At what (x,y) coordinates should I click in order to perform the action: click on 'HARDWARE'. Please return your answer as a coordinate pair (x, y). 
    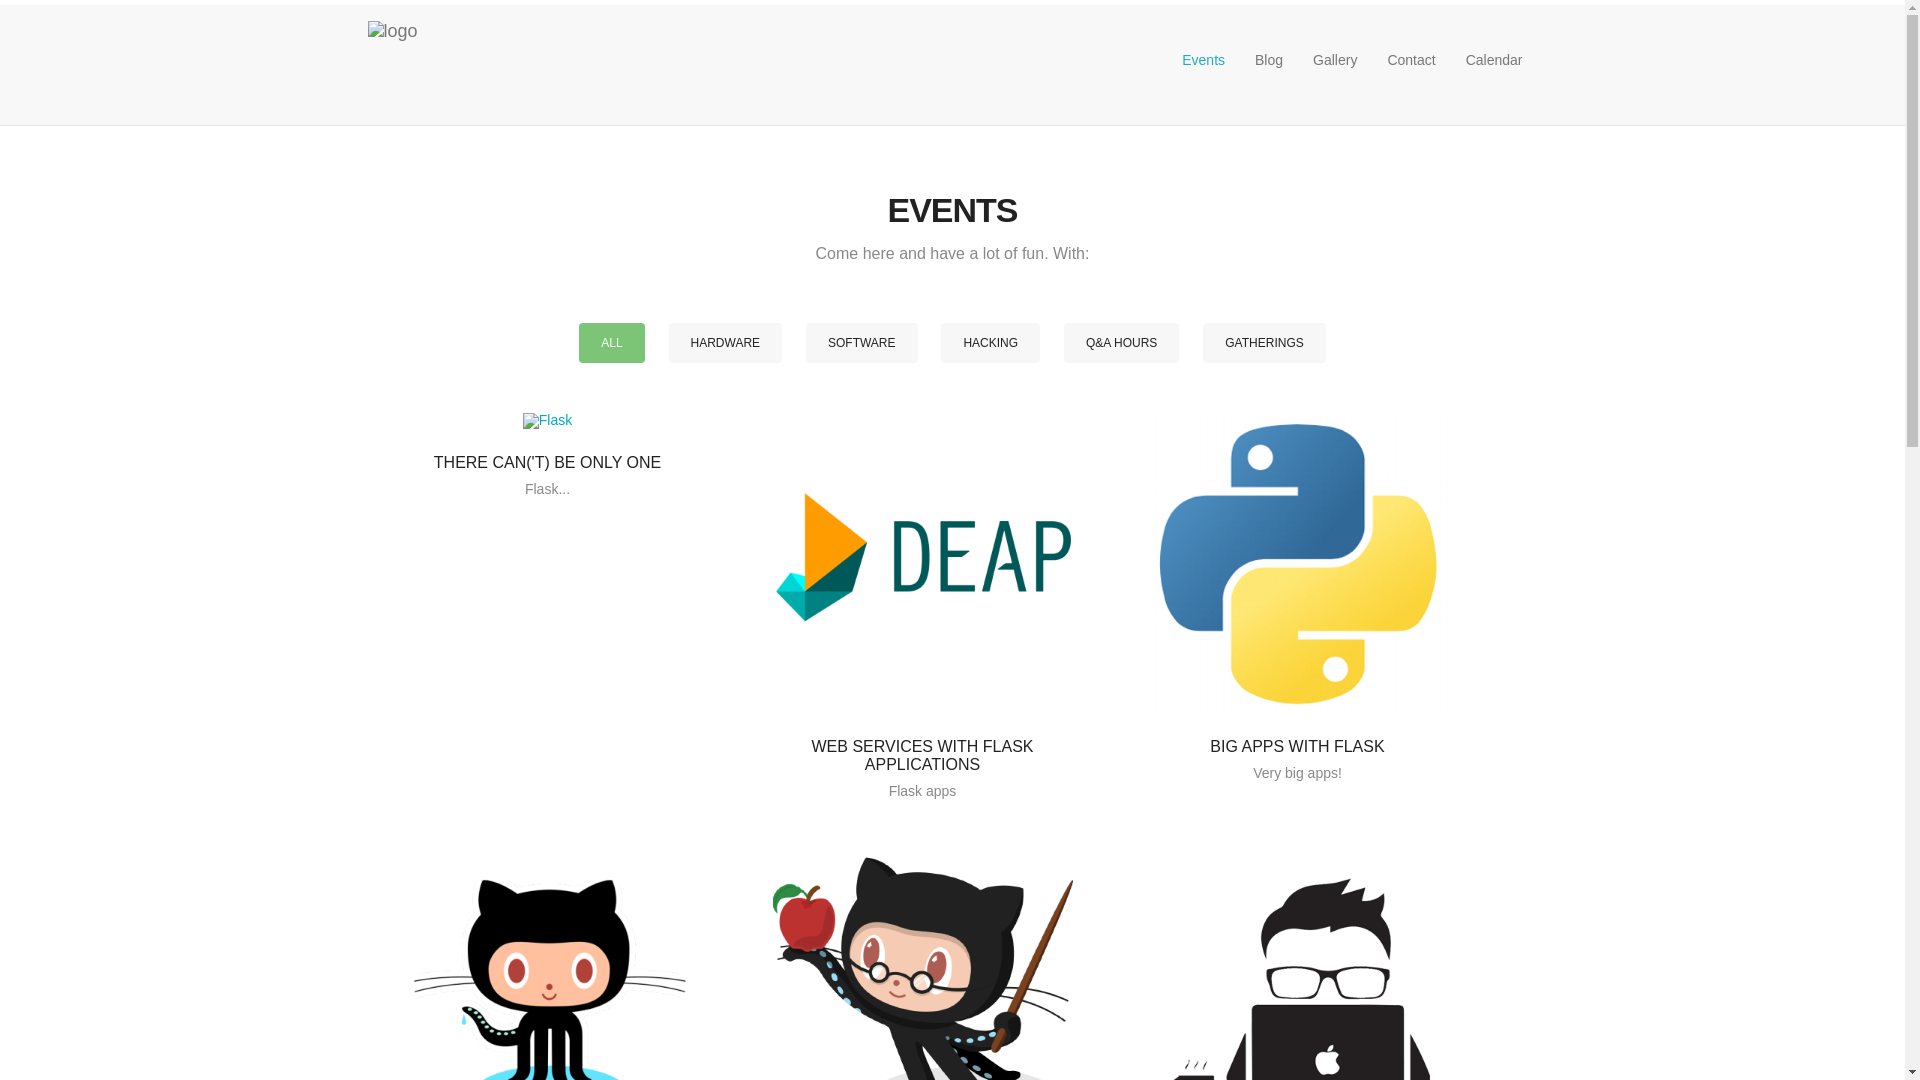
    Looking at the image, I should click on (724, 342).